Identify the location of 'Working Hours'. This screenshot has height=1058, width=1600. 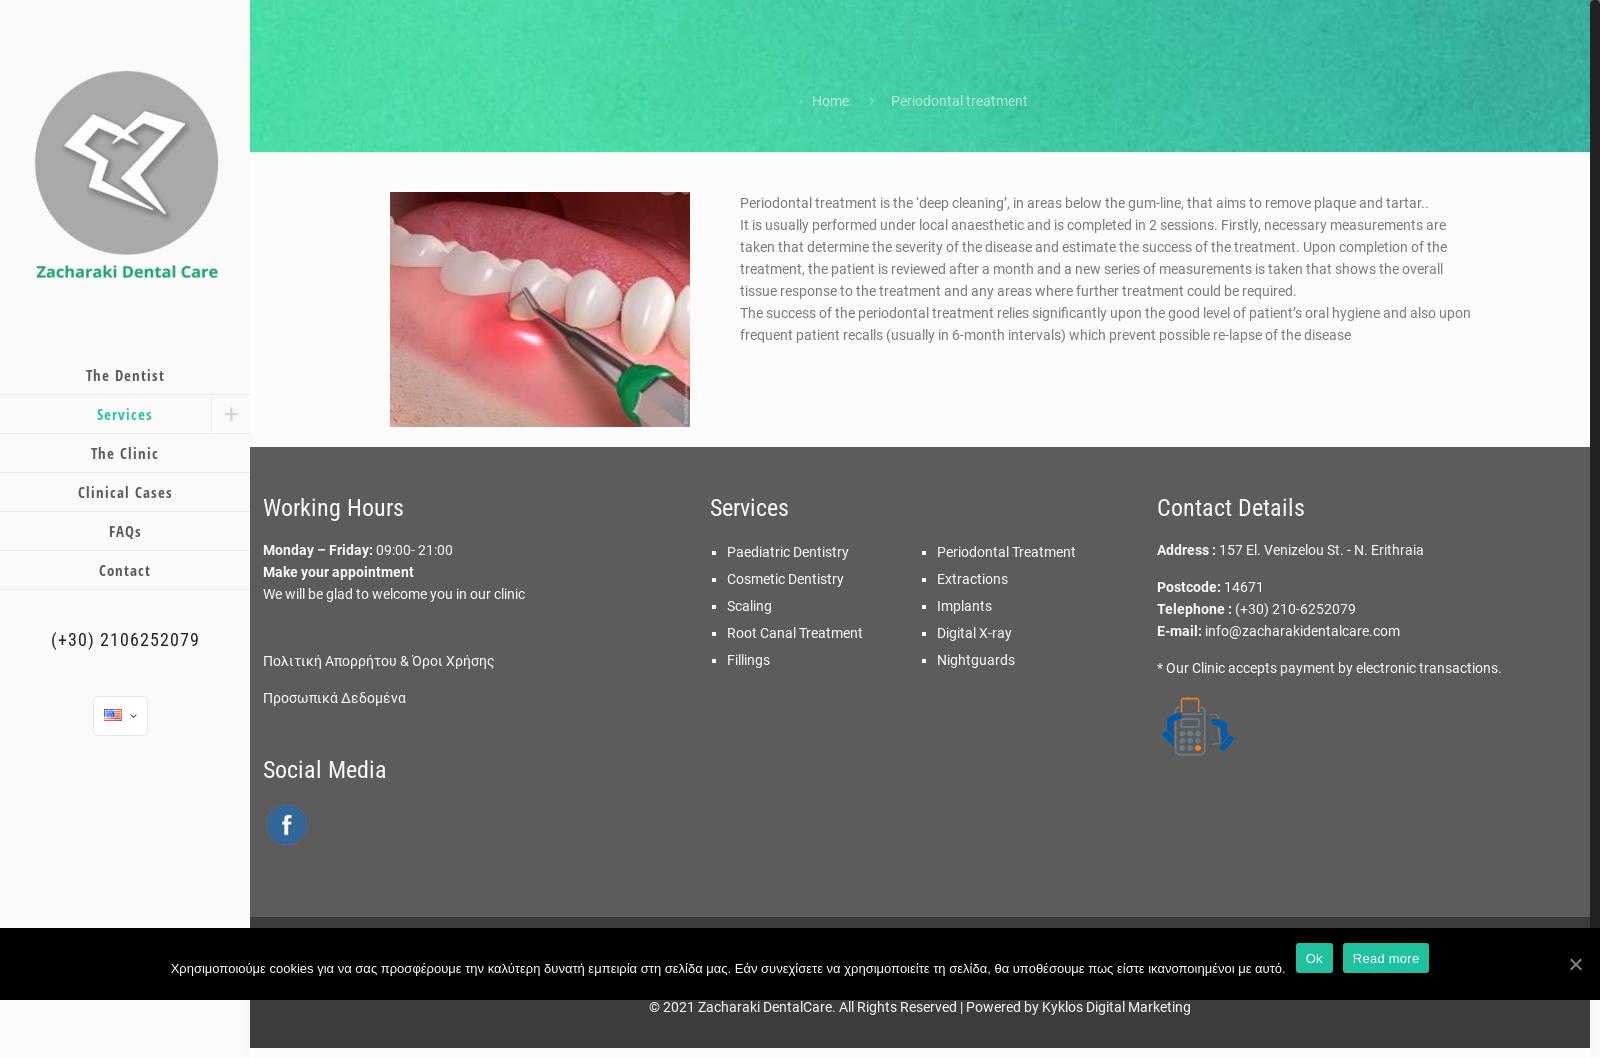
(333, 507).